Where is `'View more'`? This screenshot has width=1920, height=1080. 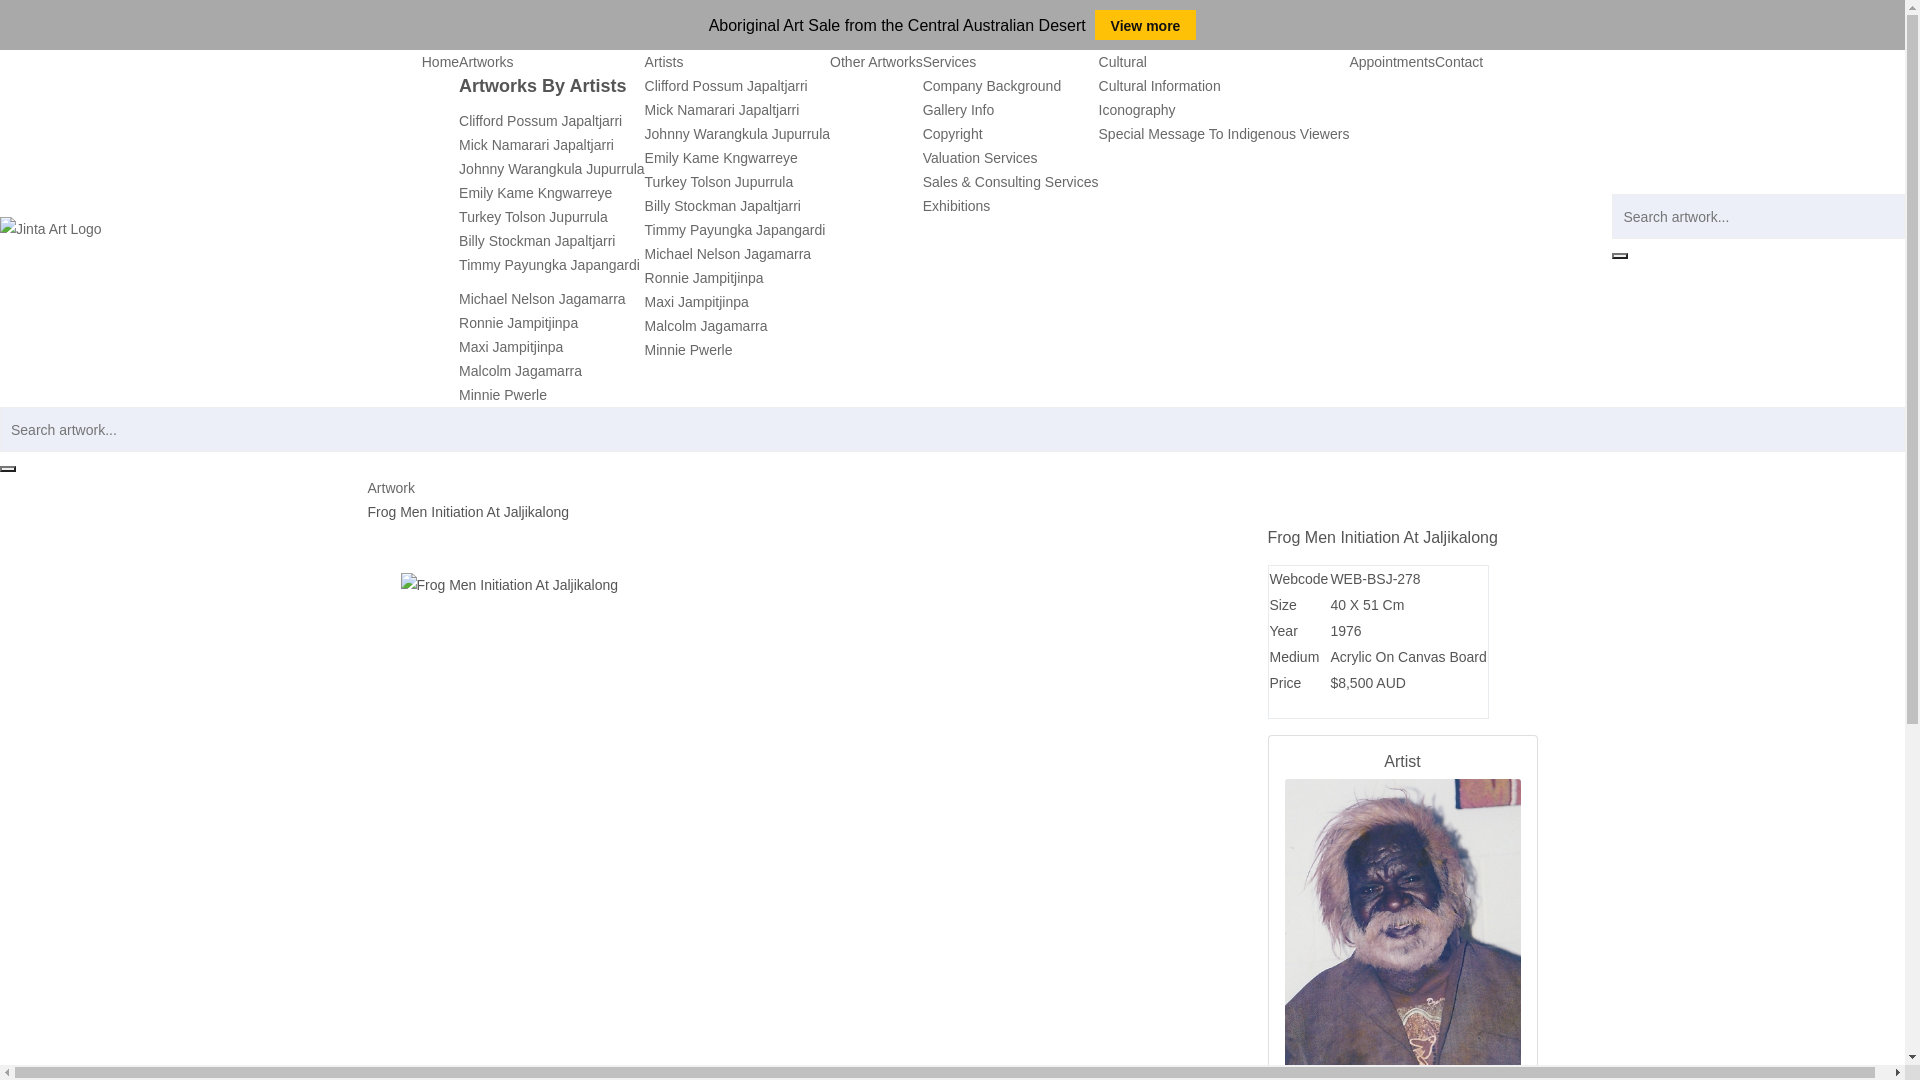 'View more' is located at coordinates (1146, 24).